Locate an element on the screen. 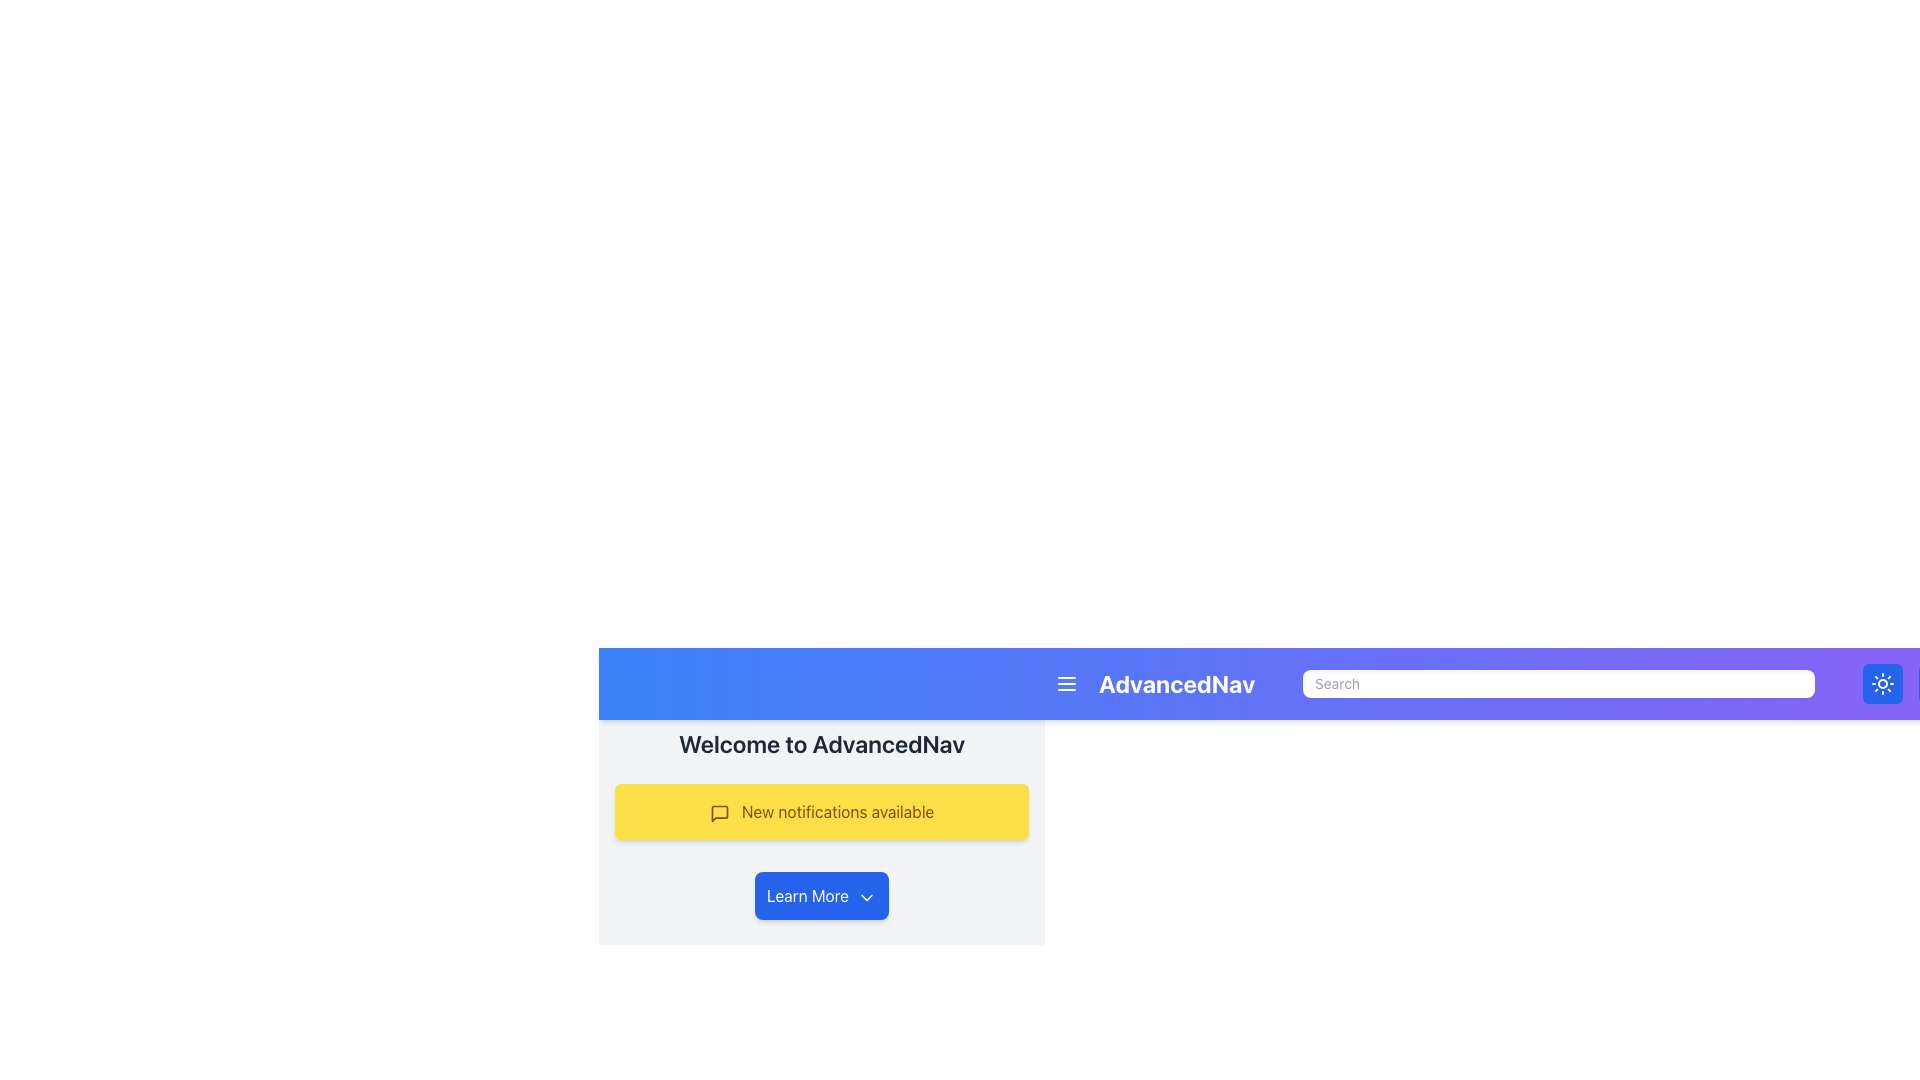  the 'Learn More' button with a blue background and white text is located at coordinates (821, 894).